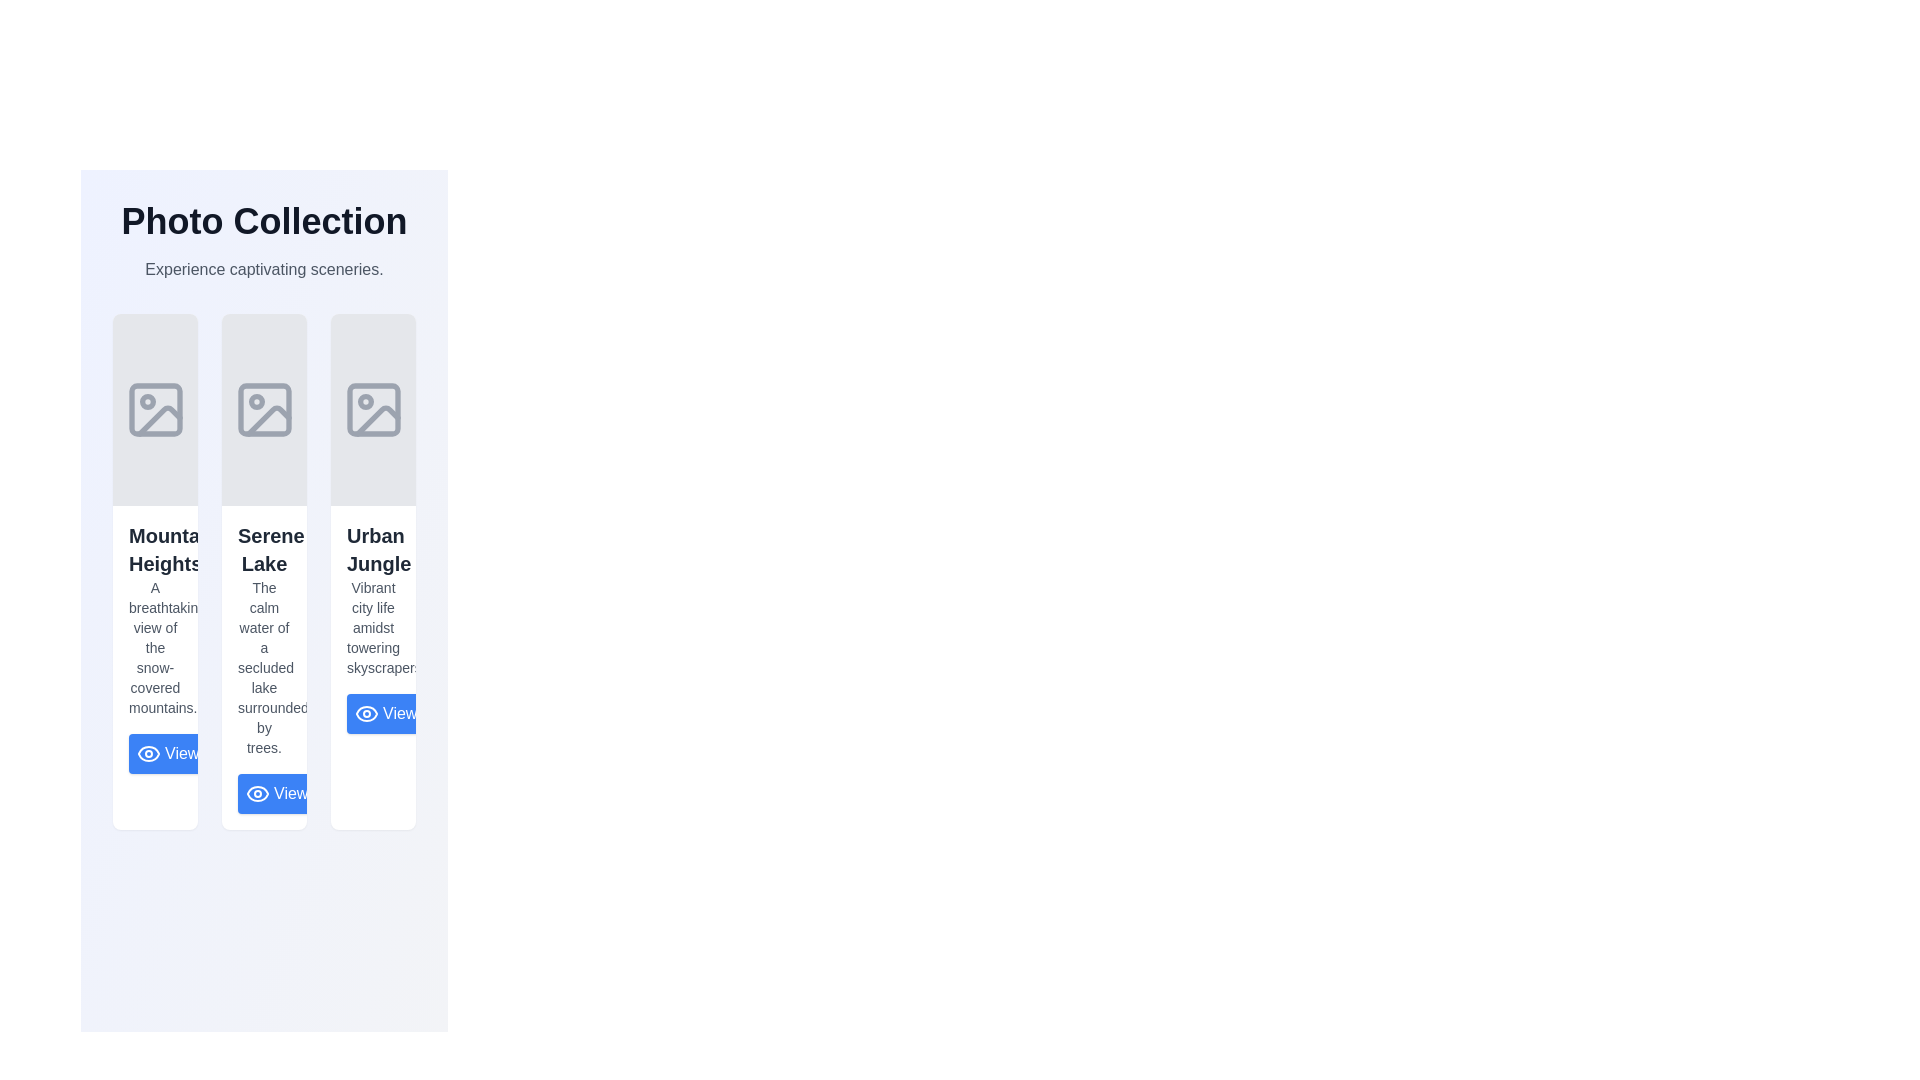  What do you see at coordinates (147, 753) in the screenshot?
I see `the SVG icon representing the 'view' action located within the 'View' button of the first card titled 'Mountain Heights'` at bounding box center [147, 753].